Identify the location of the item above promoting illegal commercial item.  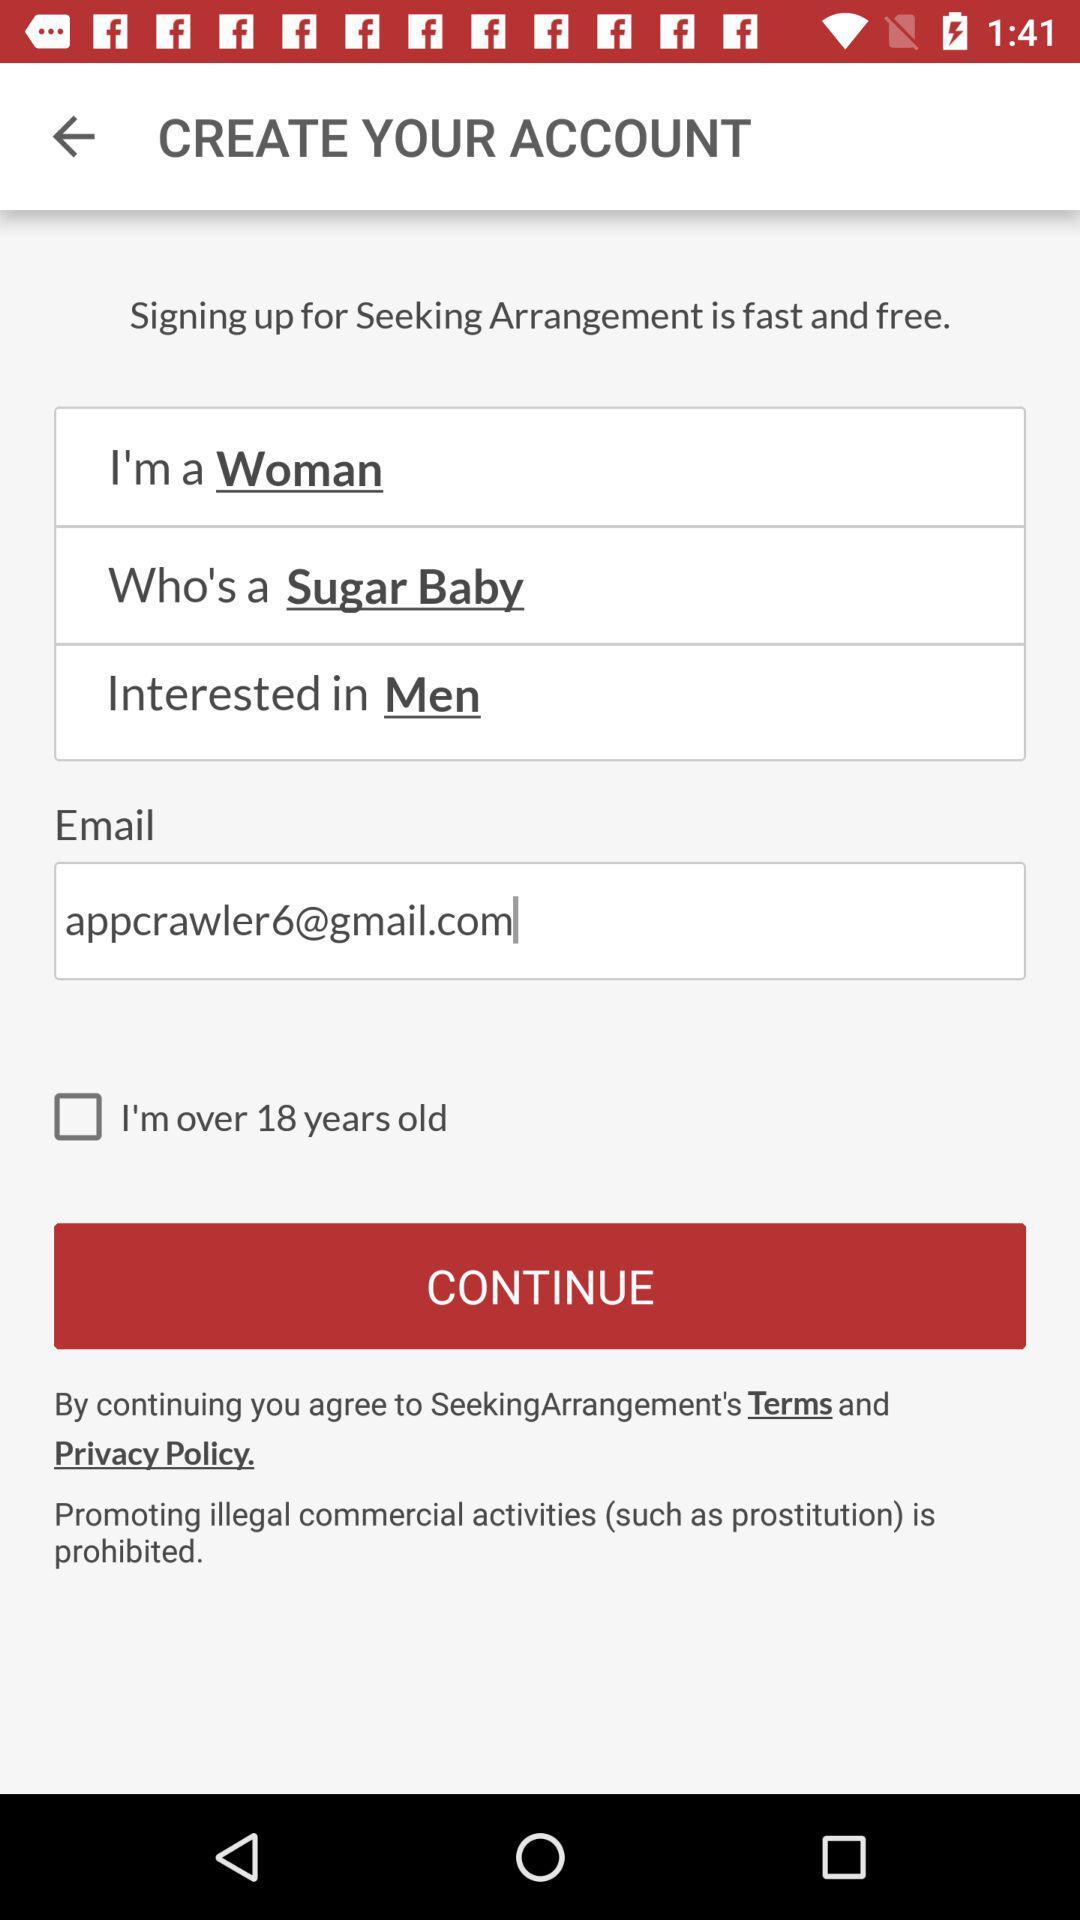
(789, 1401).